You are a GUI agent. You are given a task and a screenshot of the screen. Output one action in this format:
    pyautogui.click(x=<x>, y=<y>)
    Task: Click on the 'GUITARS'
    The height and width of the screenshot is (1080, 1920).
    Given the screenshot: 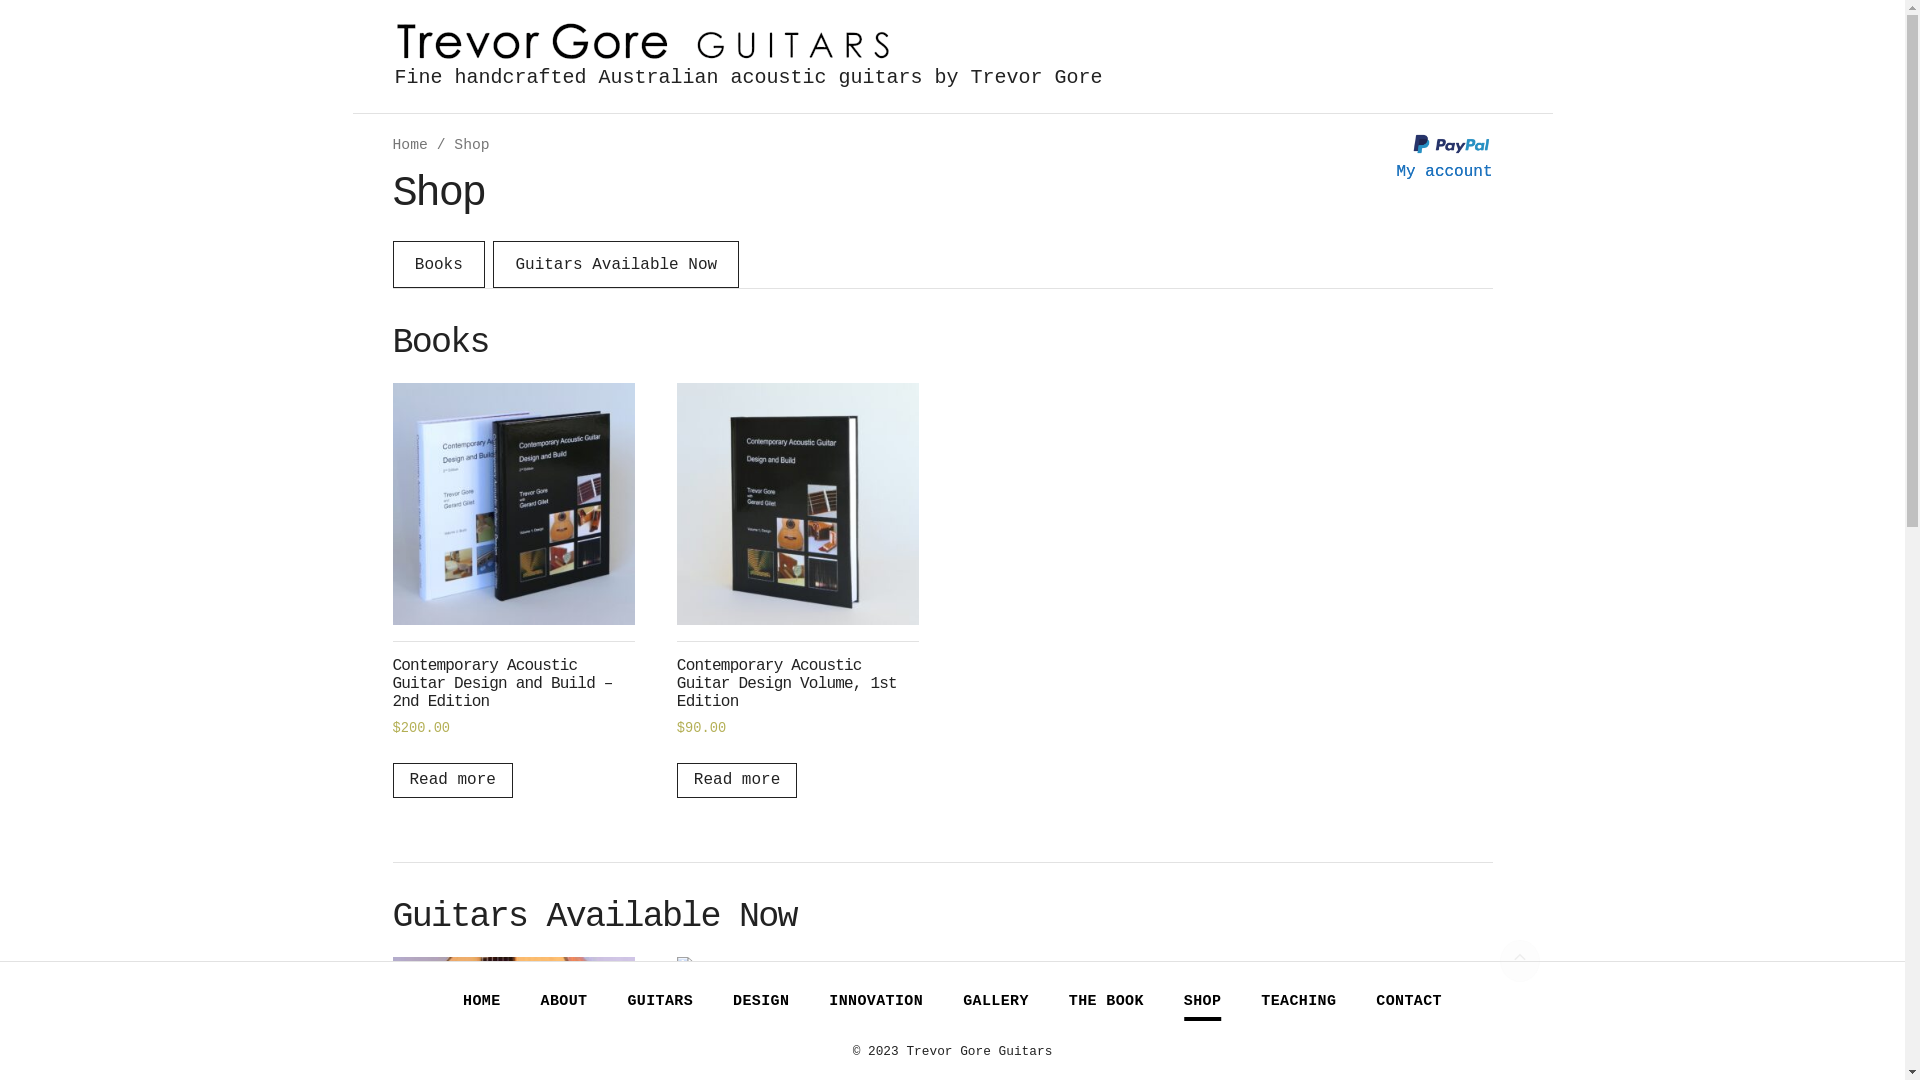 What is the action you would take?
    pyautogui.click(x=660, y=1002)
    